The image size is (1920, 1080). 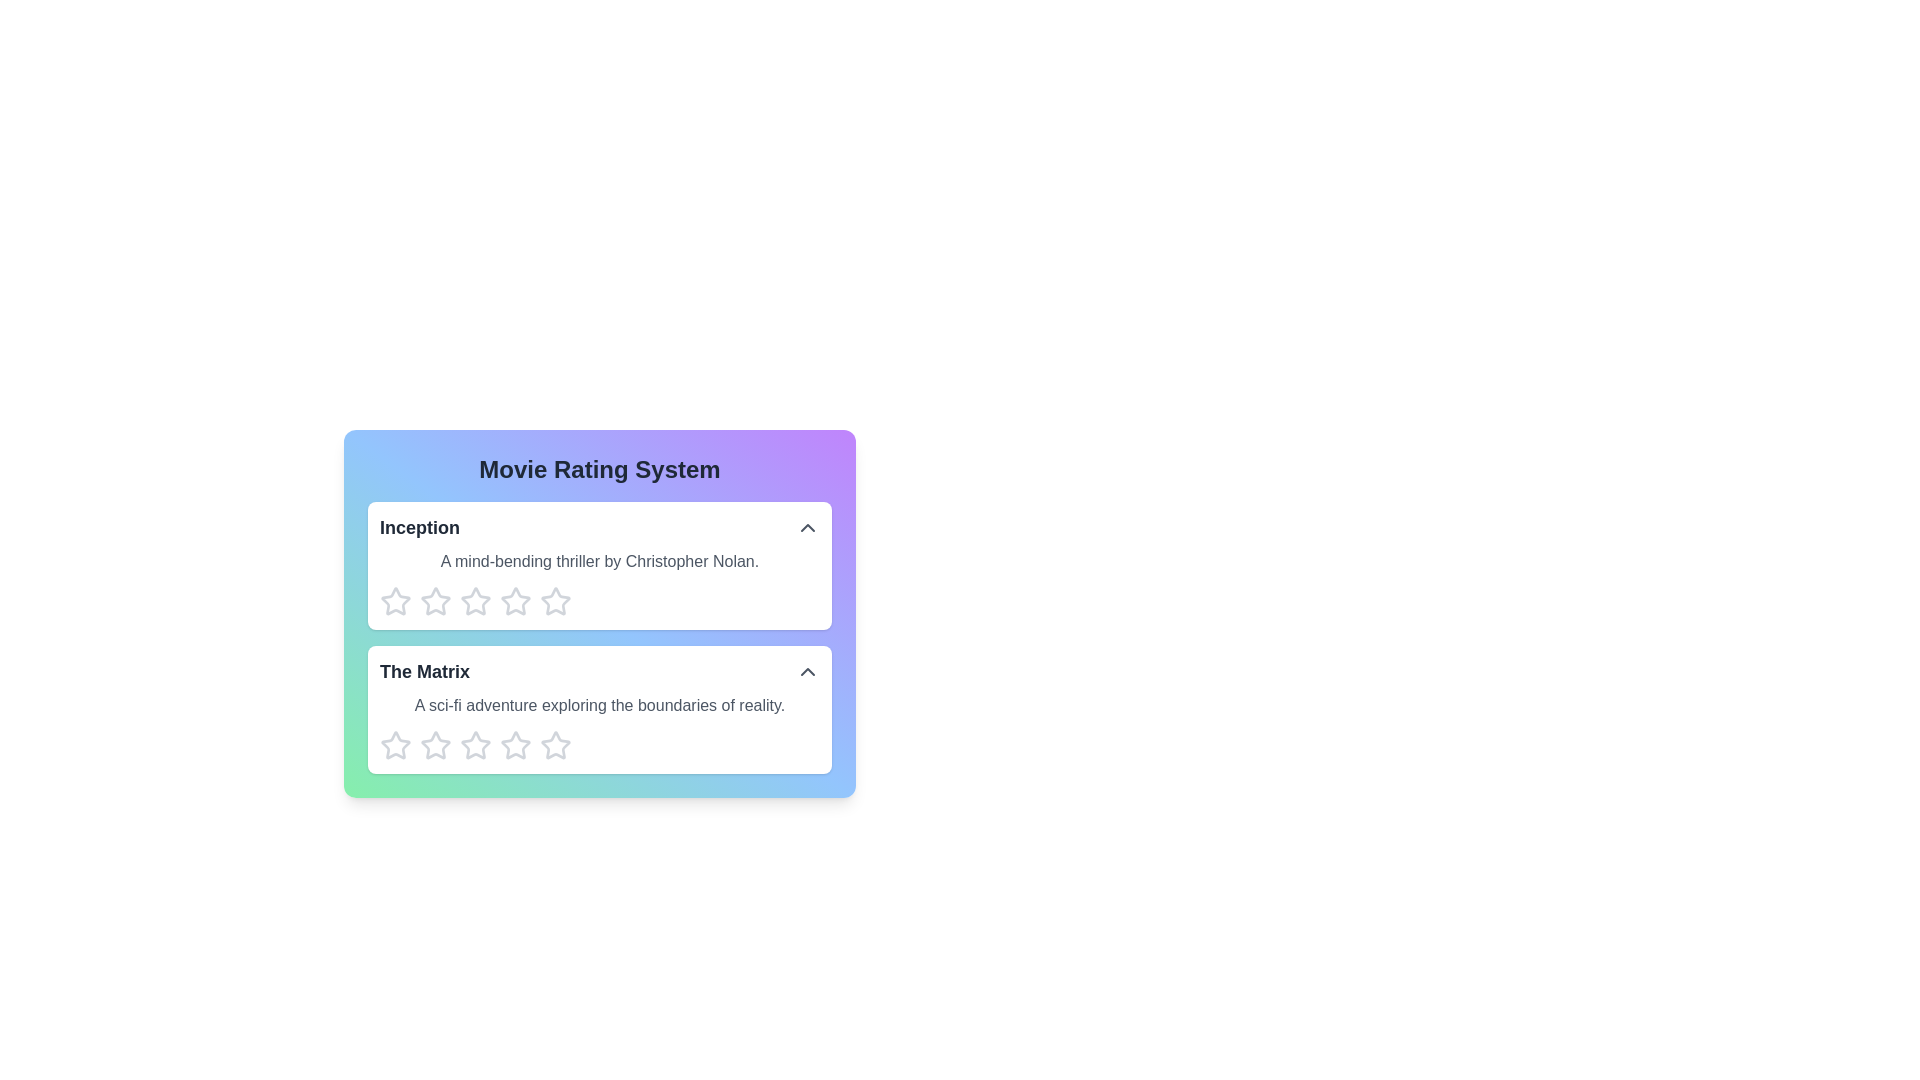 I want to click on the seventh rating star icon for the movie 'The Matrix', so click(x=556, y=745).